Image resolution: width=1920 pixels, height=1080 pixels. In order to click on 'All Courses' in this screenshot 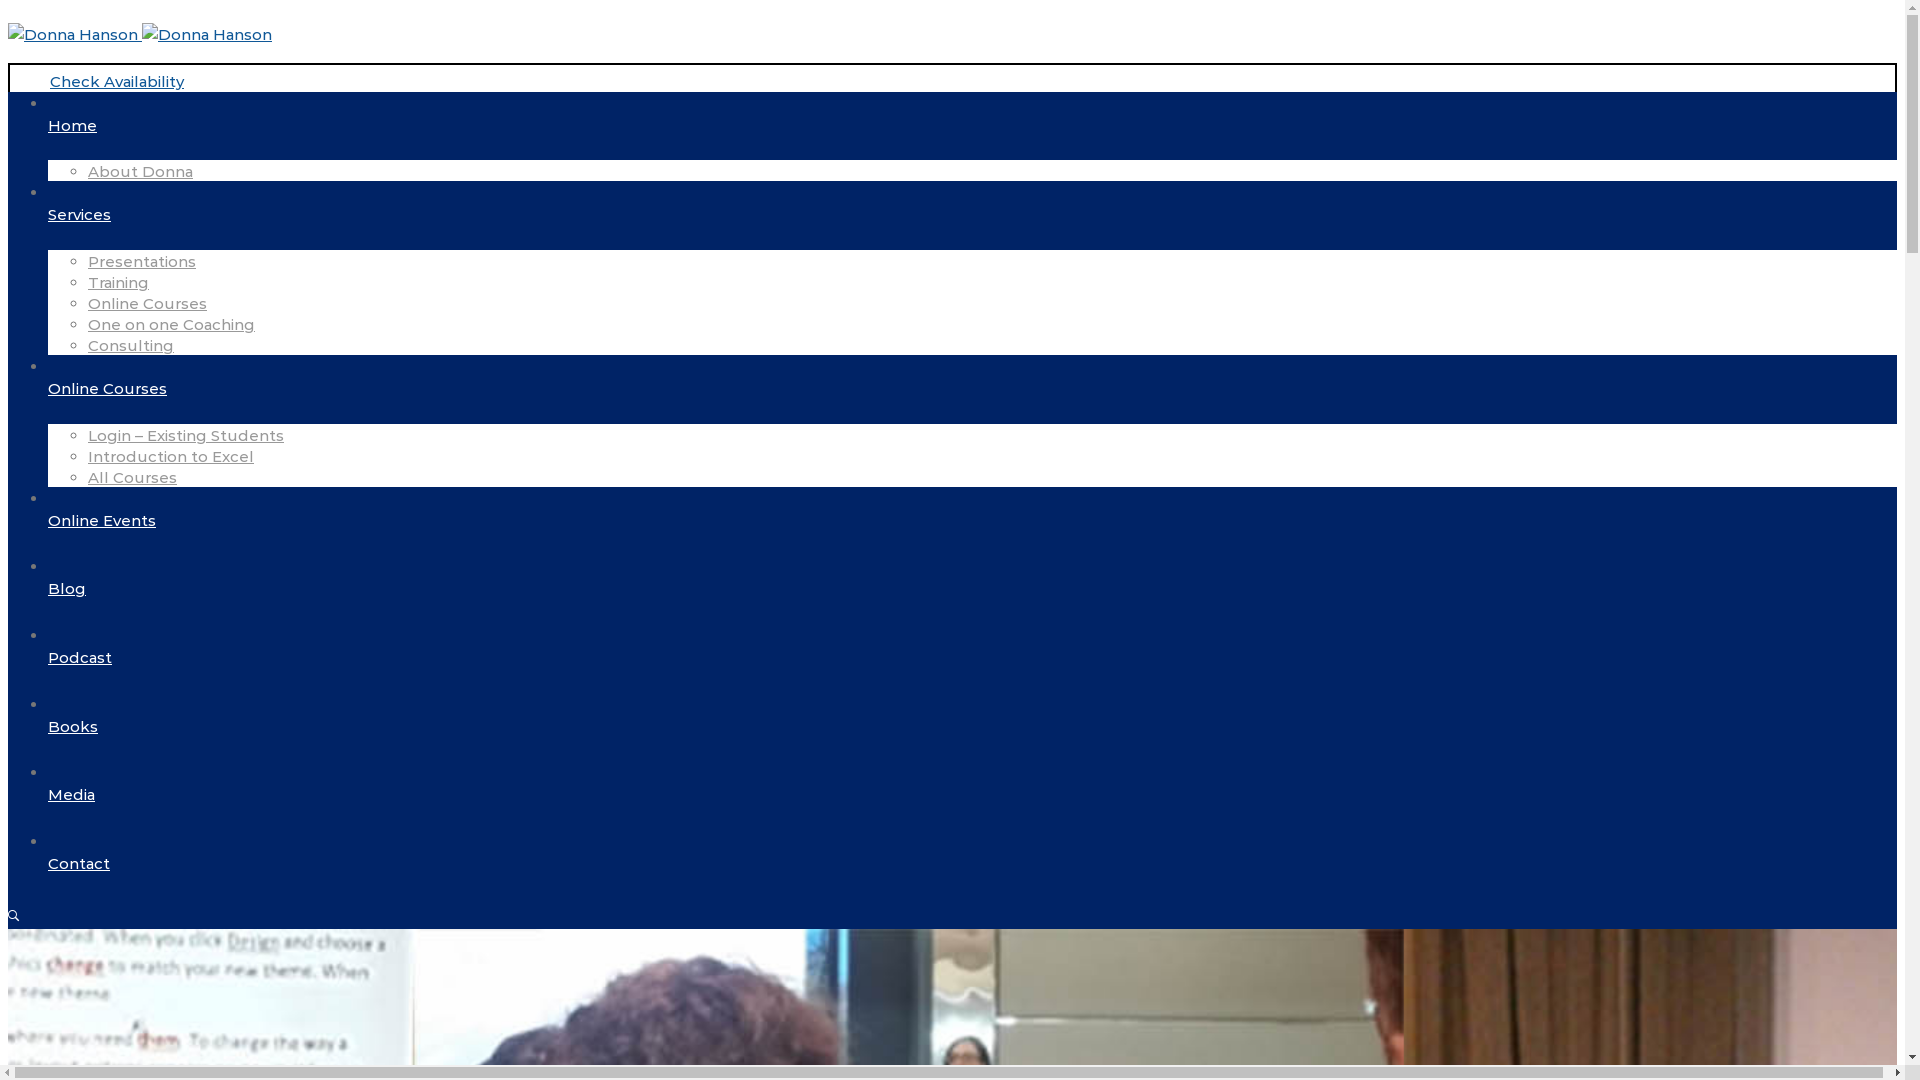, I will do `click(86, 478)`.